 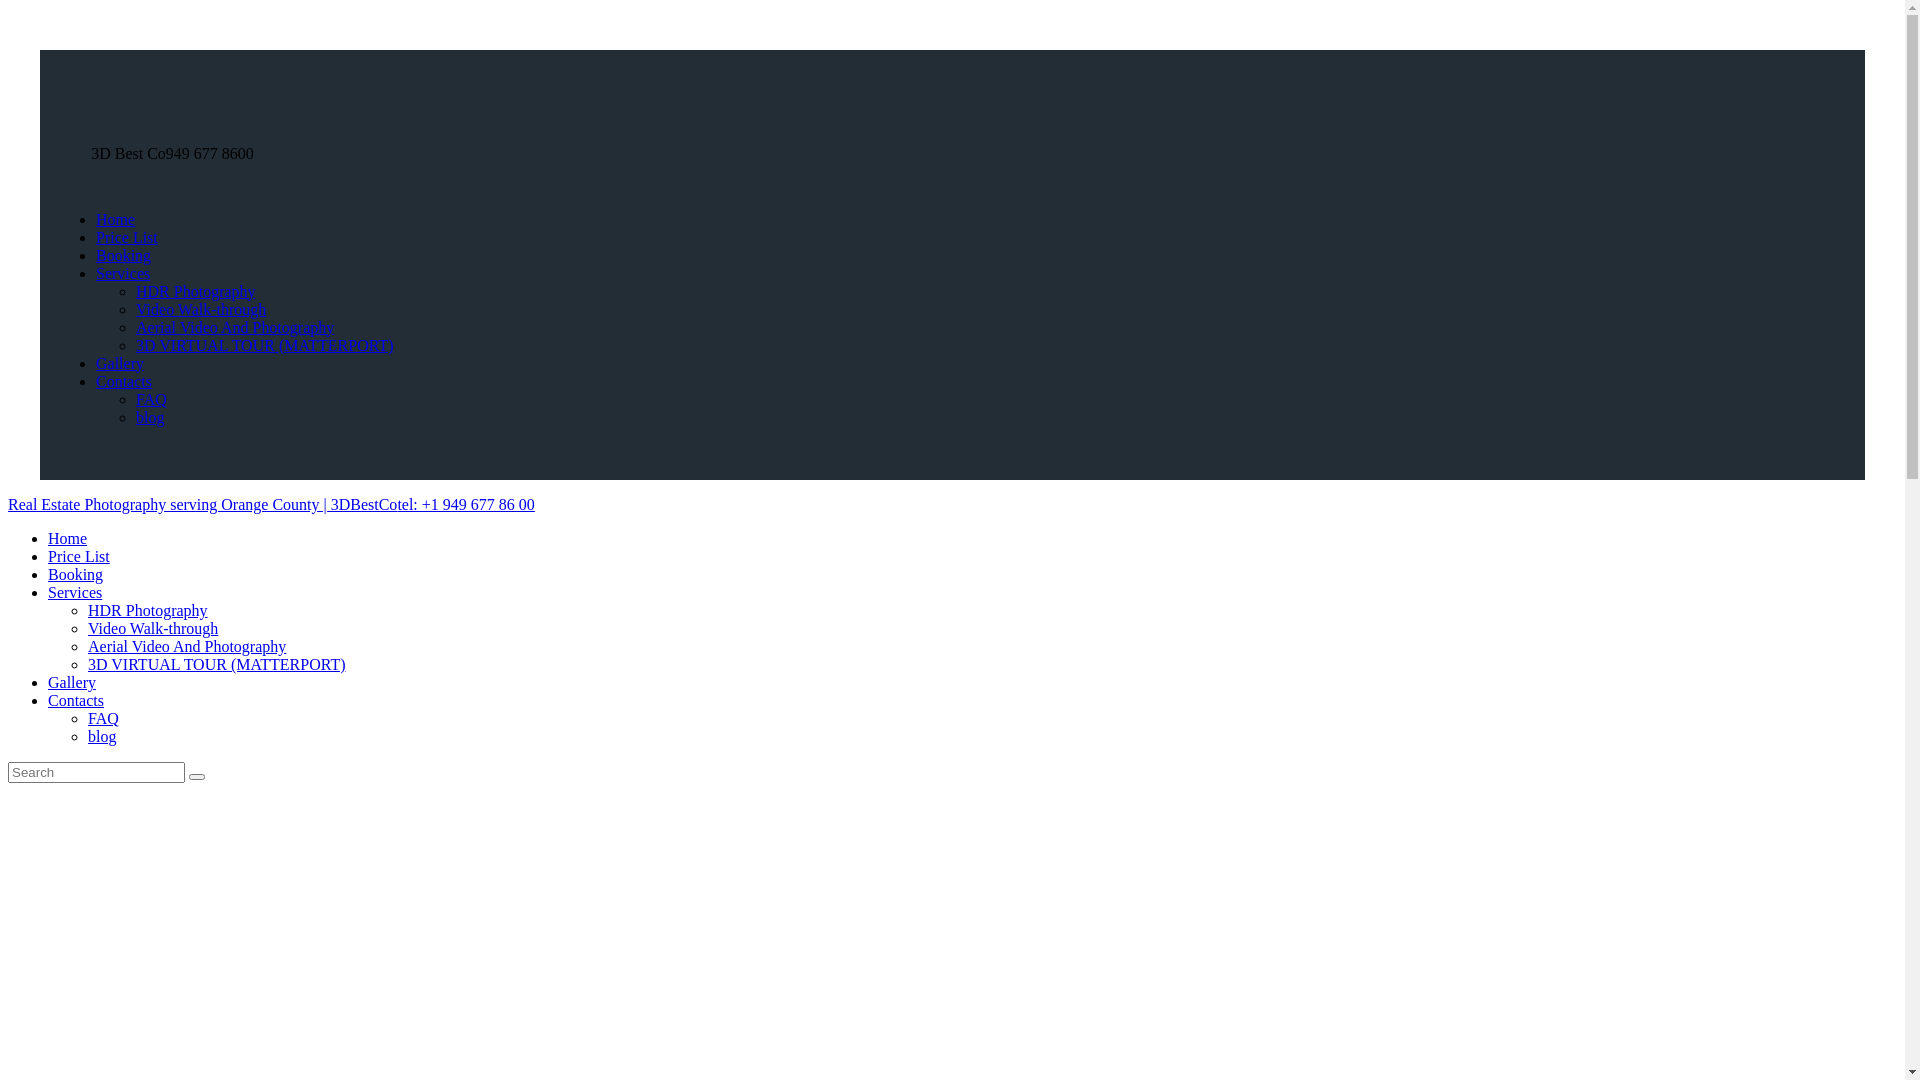 What do you see at coordinates (187, 646) in the screenshot?
I see `'Aerial Video And Photography'` at bounding box center [187, 646].